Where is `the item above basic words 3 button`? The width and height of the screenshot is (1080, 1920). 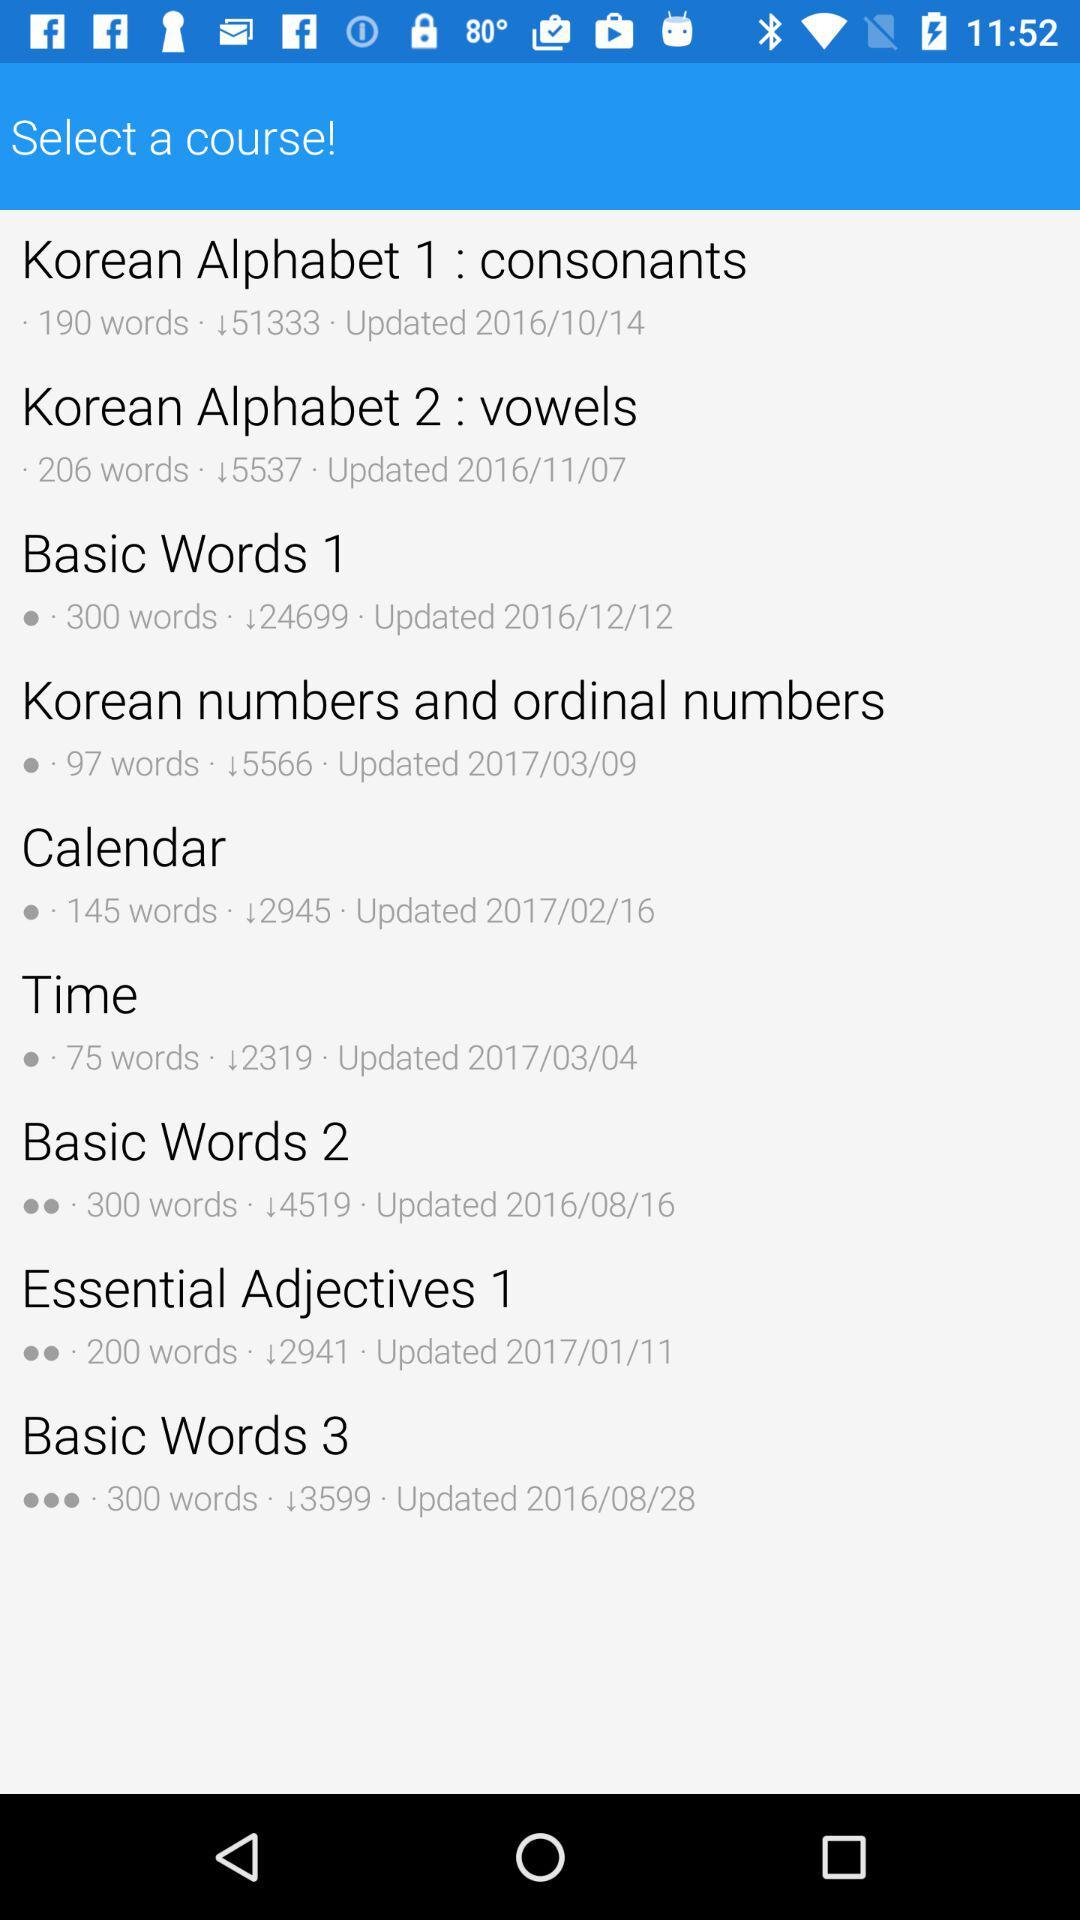
the item above basic words 3 button is located at coordinates (540, 1312).